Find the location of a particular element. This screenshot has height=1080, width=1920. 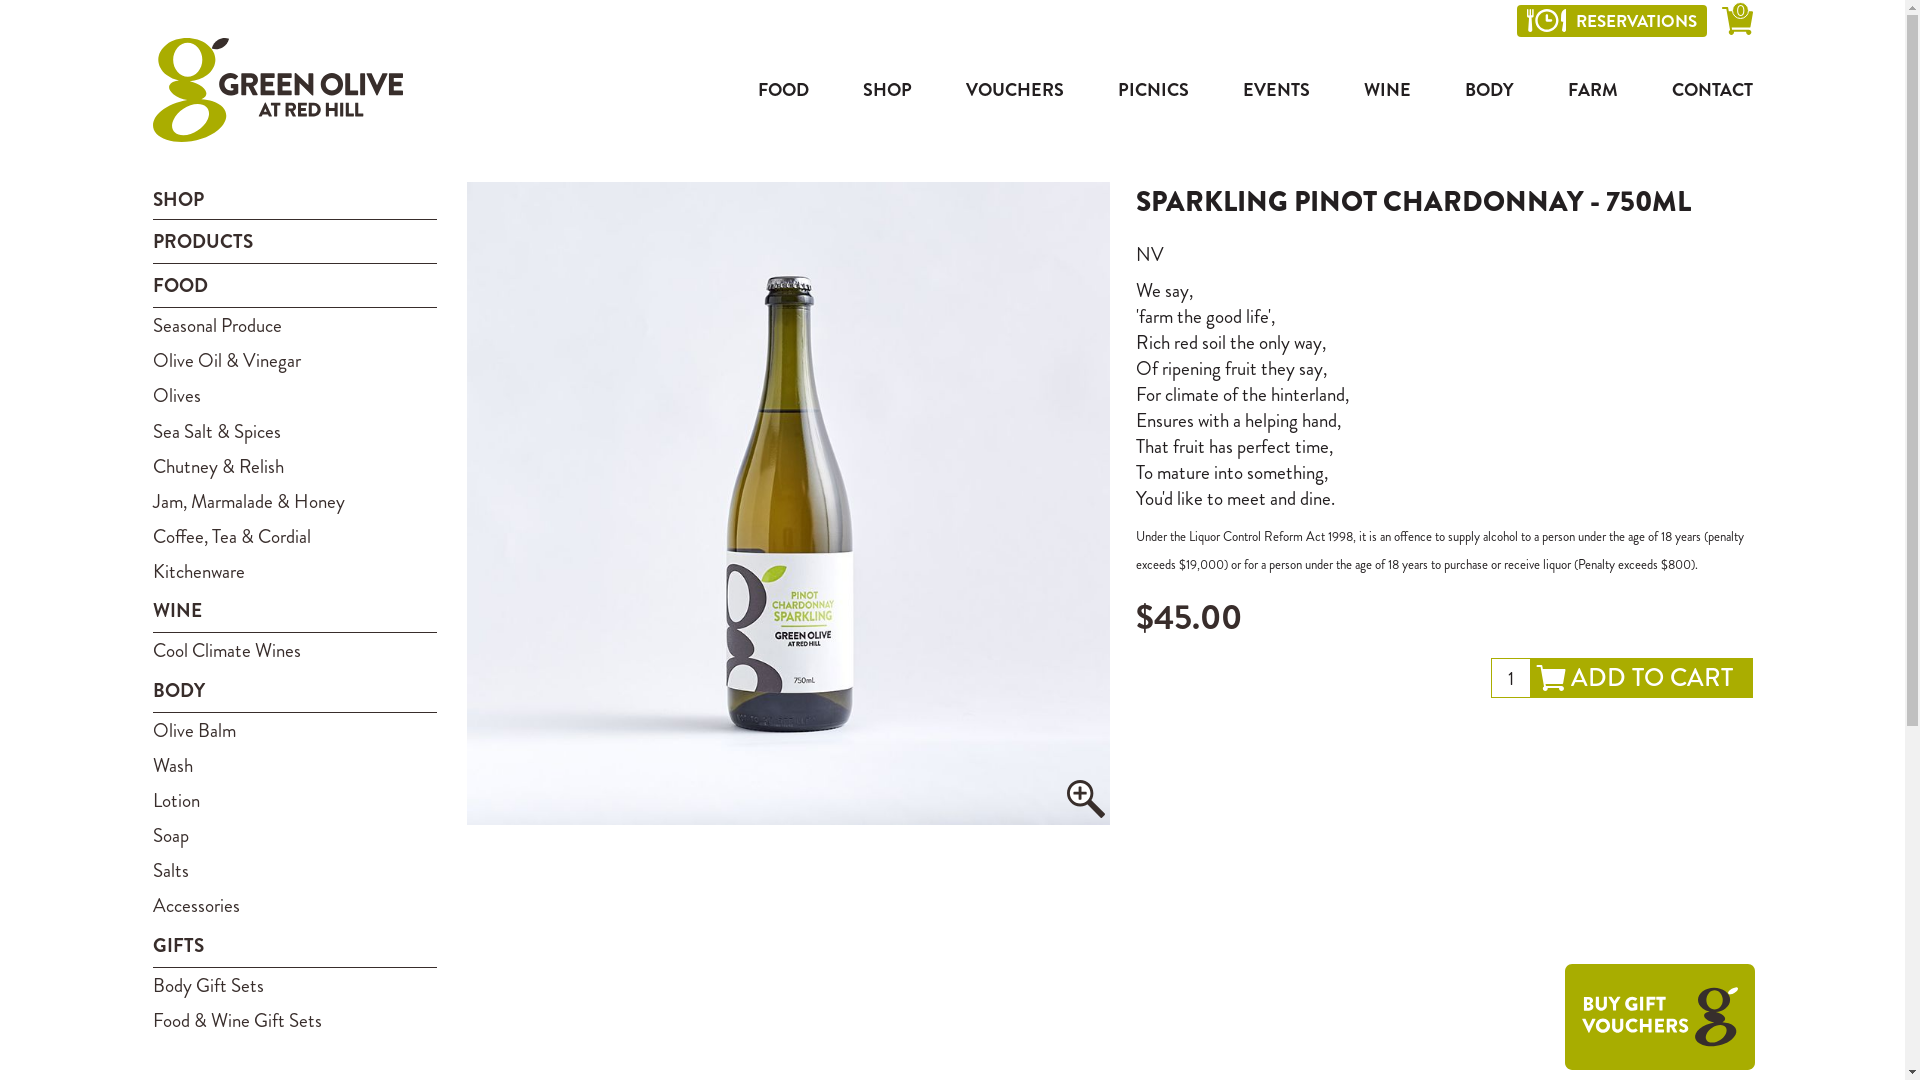

' Green Olive at Red Hill' is located at coordinates (276, 88).